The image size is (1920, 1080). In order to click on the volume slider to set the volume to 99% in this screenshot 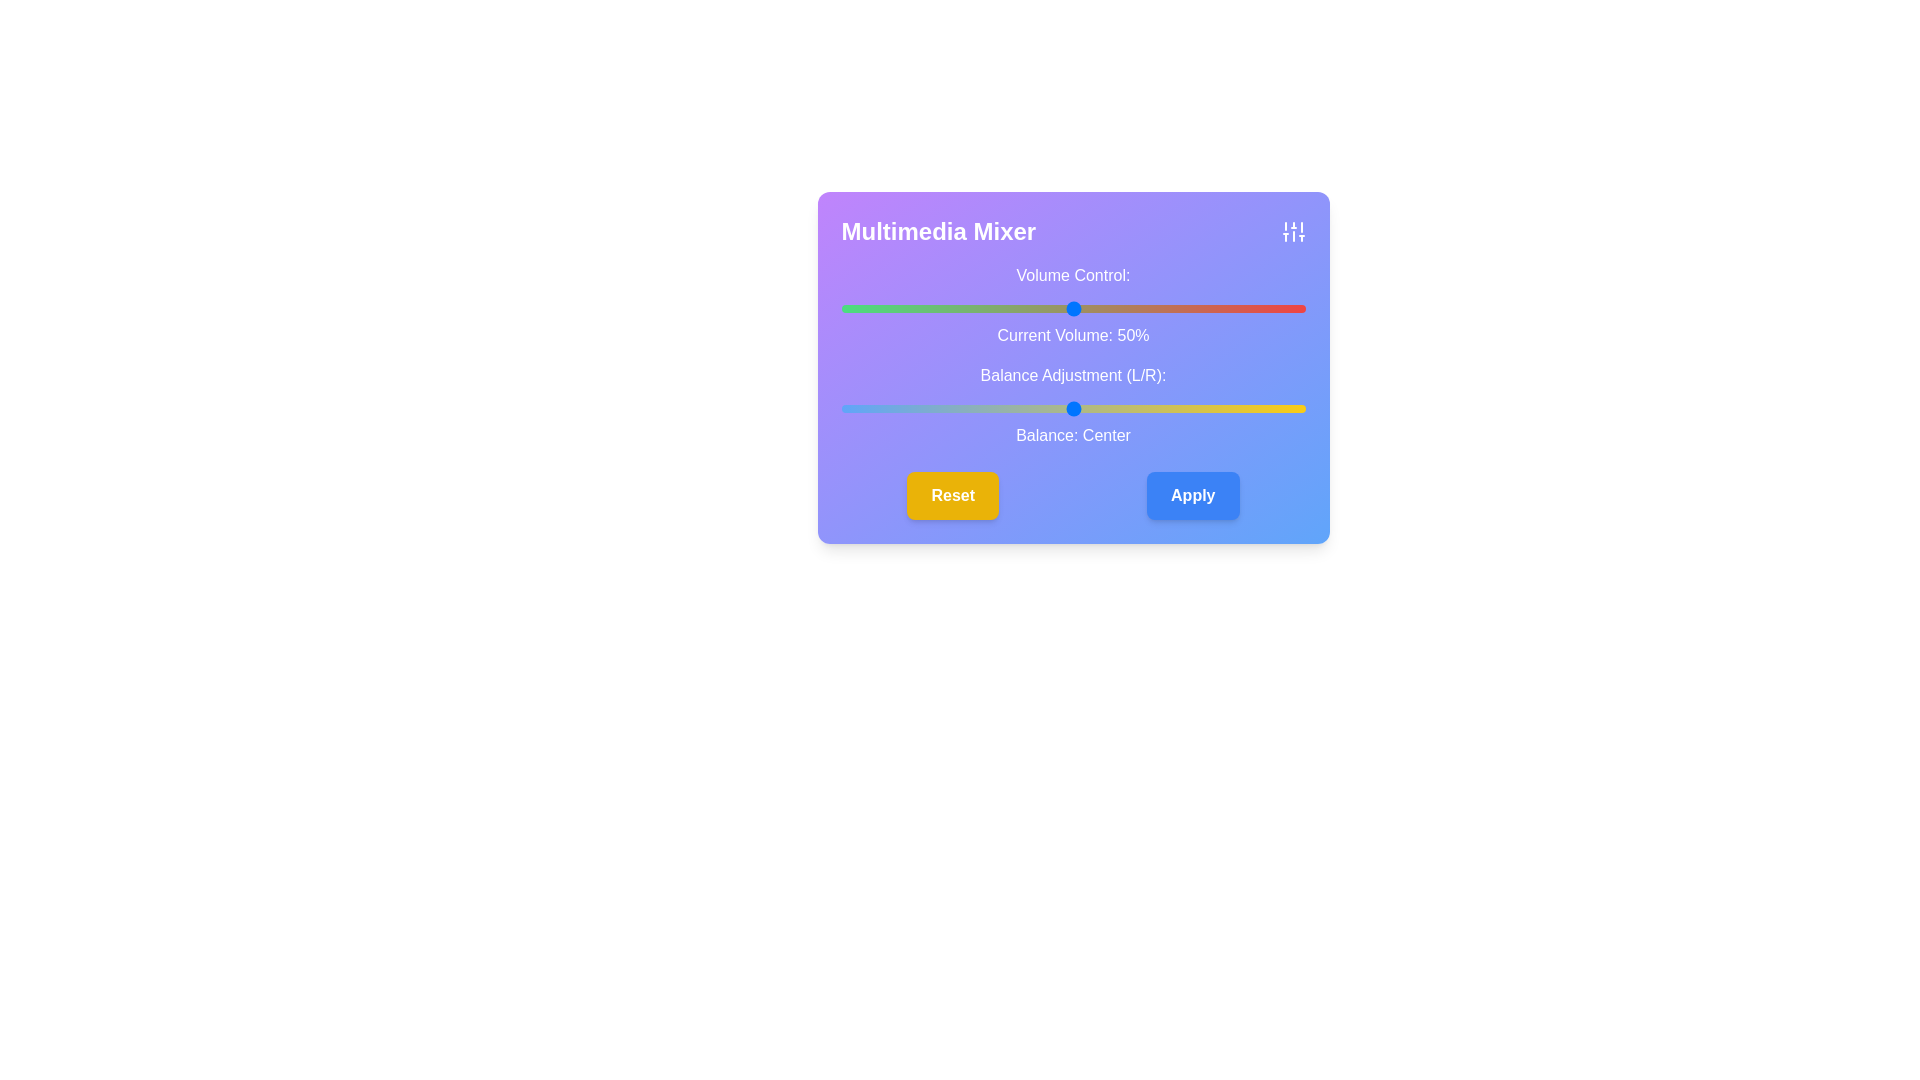, I will do `click(1300, 308)`.